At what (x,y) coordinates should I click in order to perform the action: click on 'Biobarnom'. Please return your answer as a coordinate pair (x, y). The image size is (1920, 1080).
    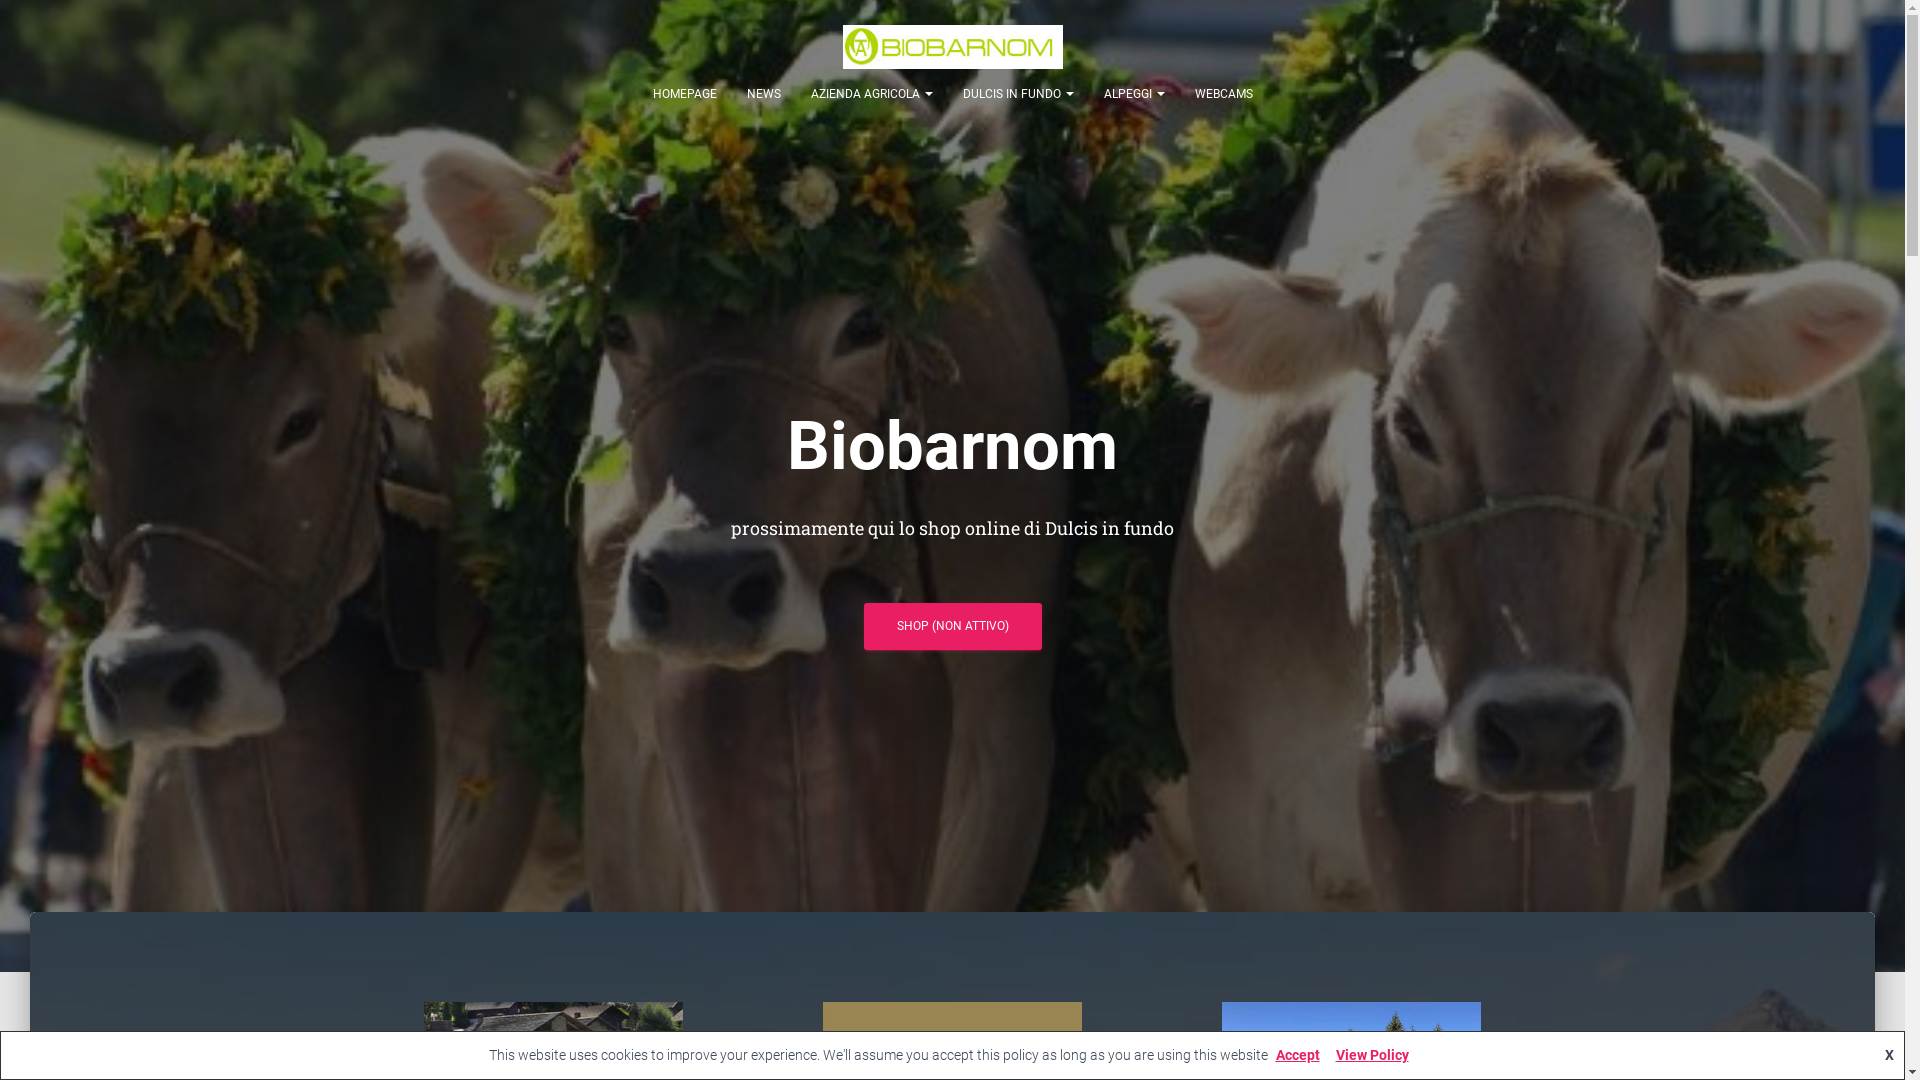
    Looking at the image, I should click on (952, 45).